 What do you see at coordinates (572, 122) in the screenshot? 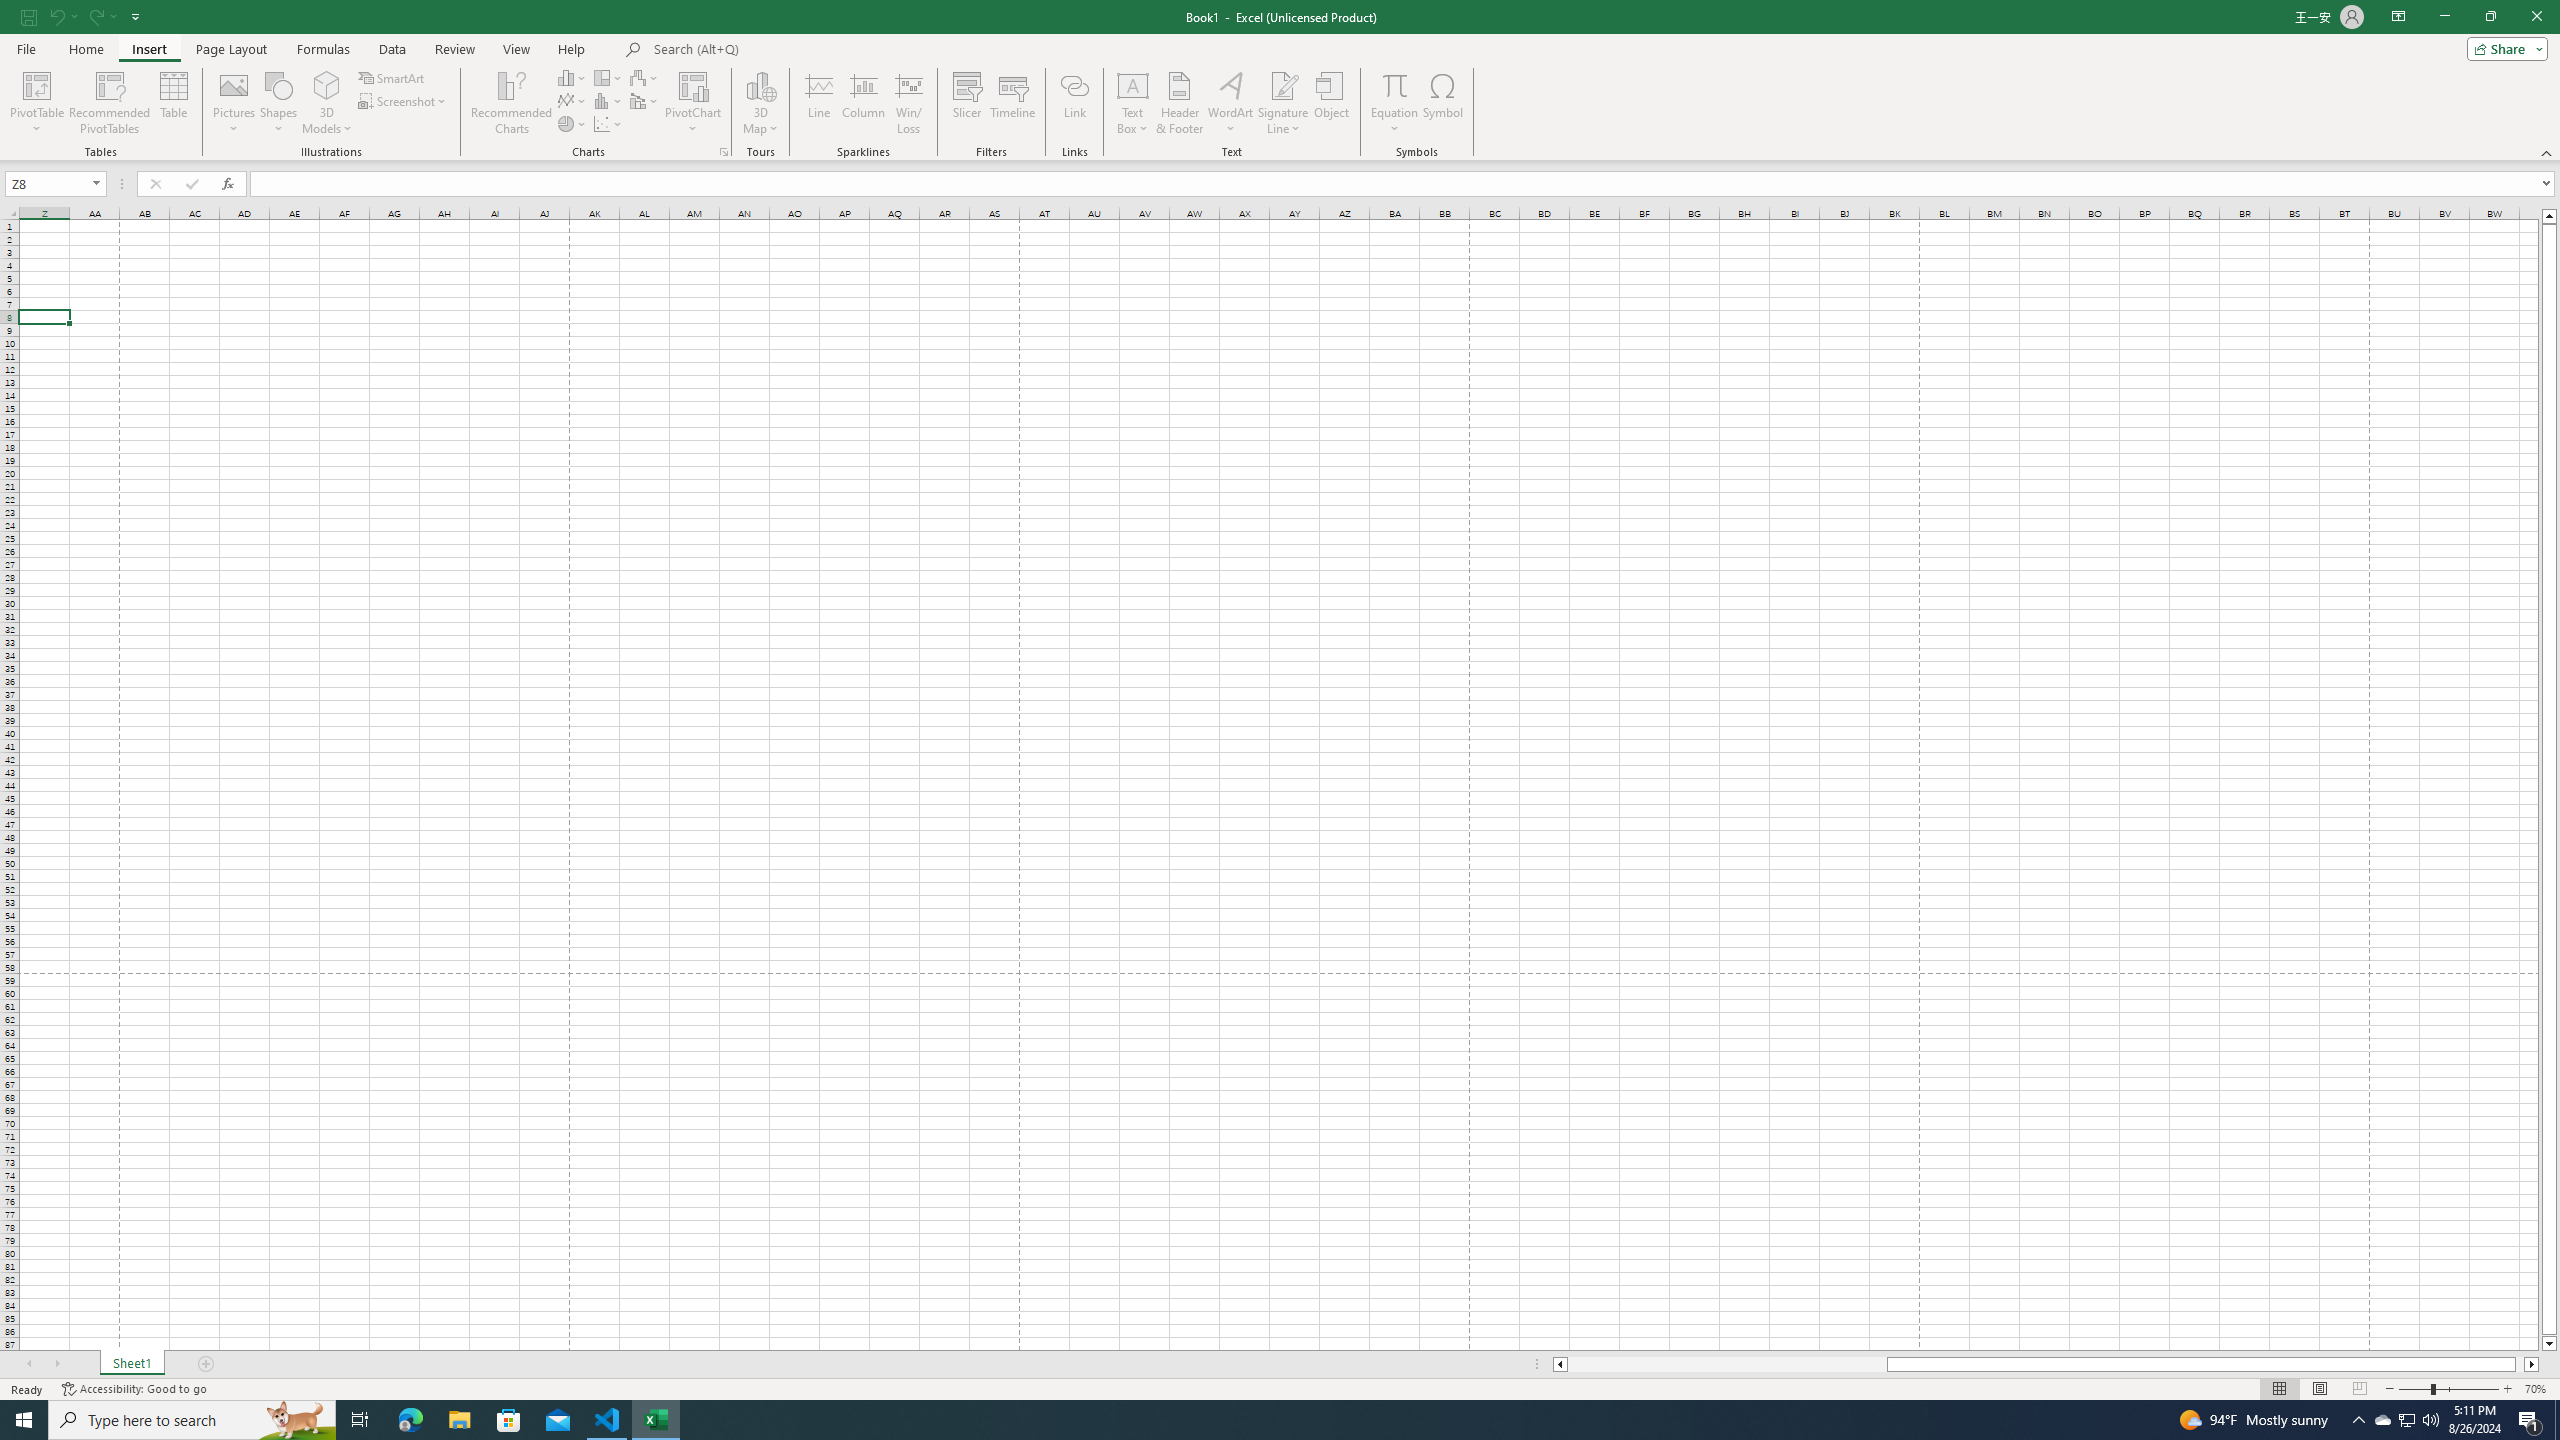
I see `'Insert Pie or Doughnut Chart'` at bounding box center [572, 122].